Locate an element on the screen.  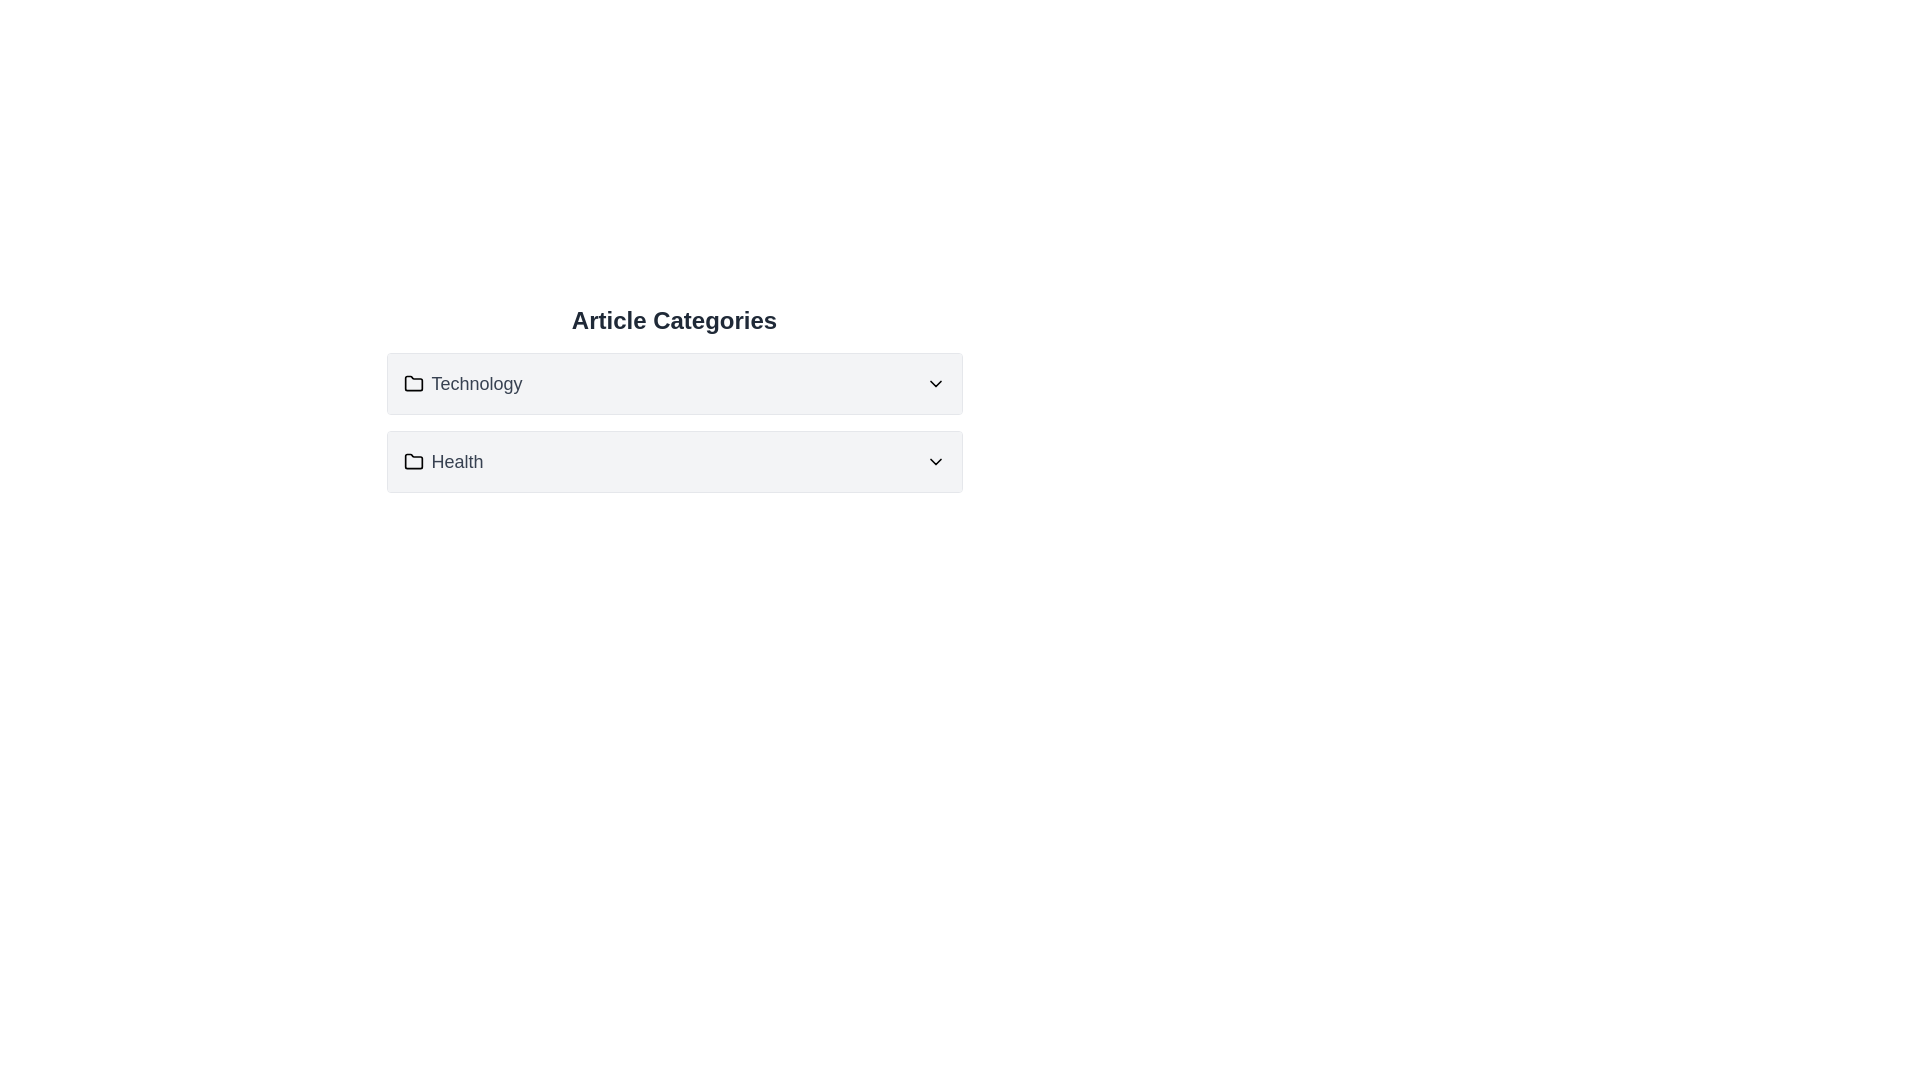
the 'Health' category list item located below the 'Technology' entry in the collapsible list is located at coordinates (674, 462).